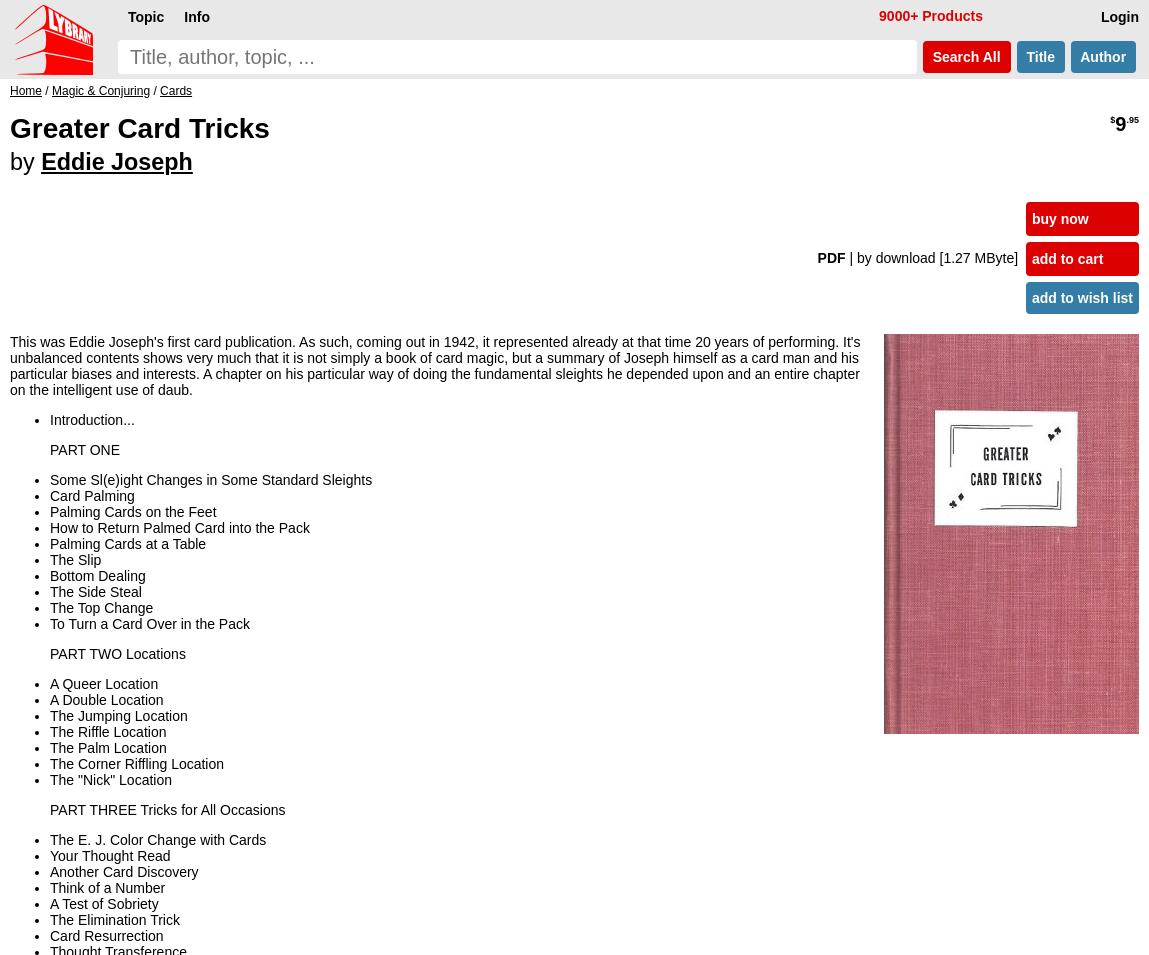  Describe the element at coordinates (156, 840) in the screenshot. I see `'The E. J. Color Change with Cards'` at that location.